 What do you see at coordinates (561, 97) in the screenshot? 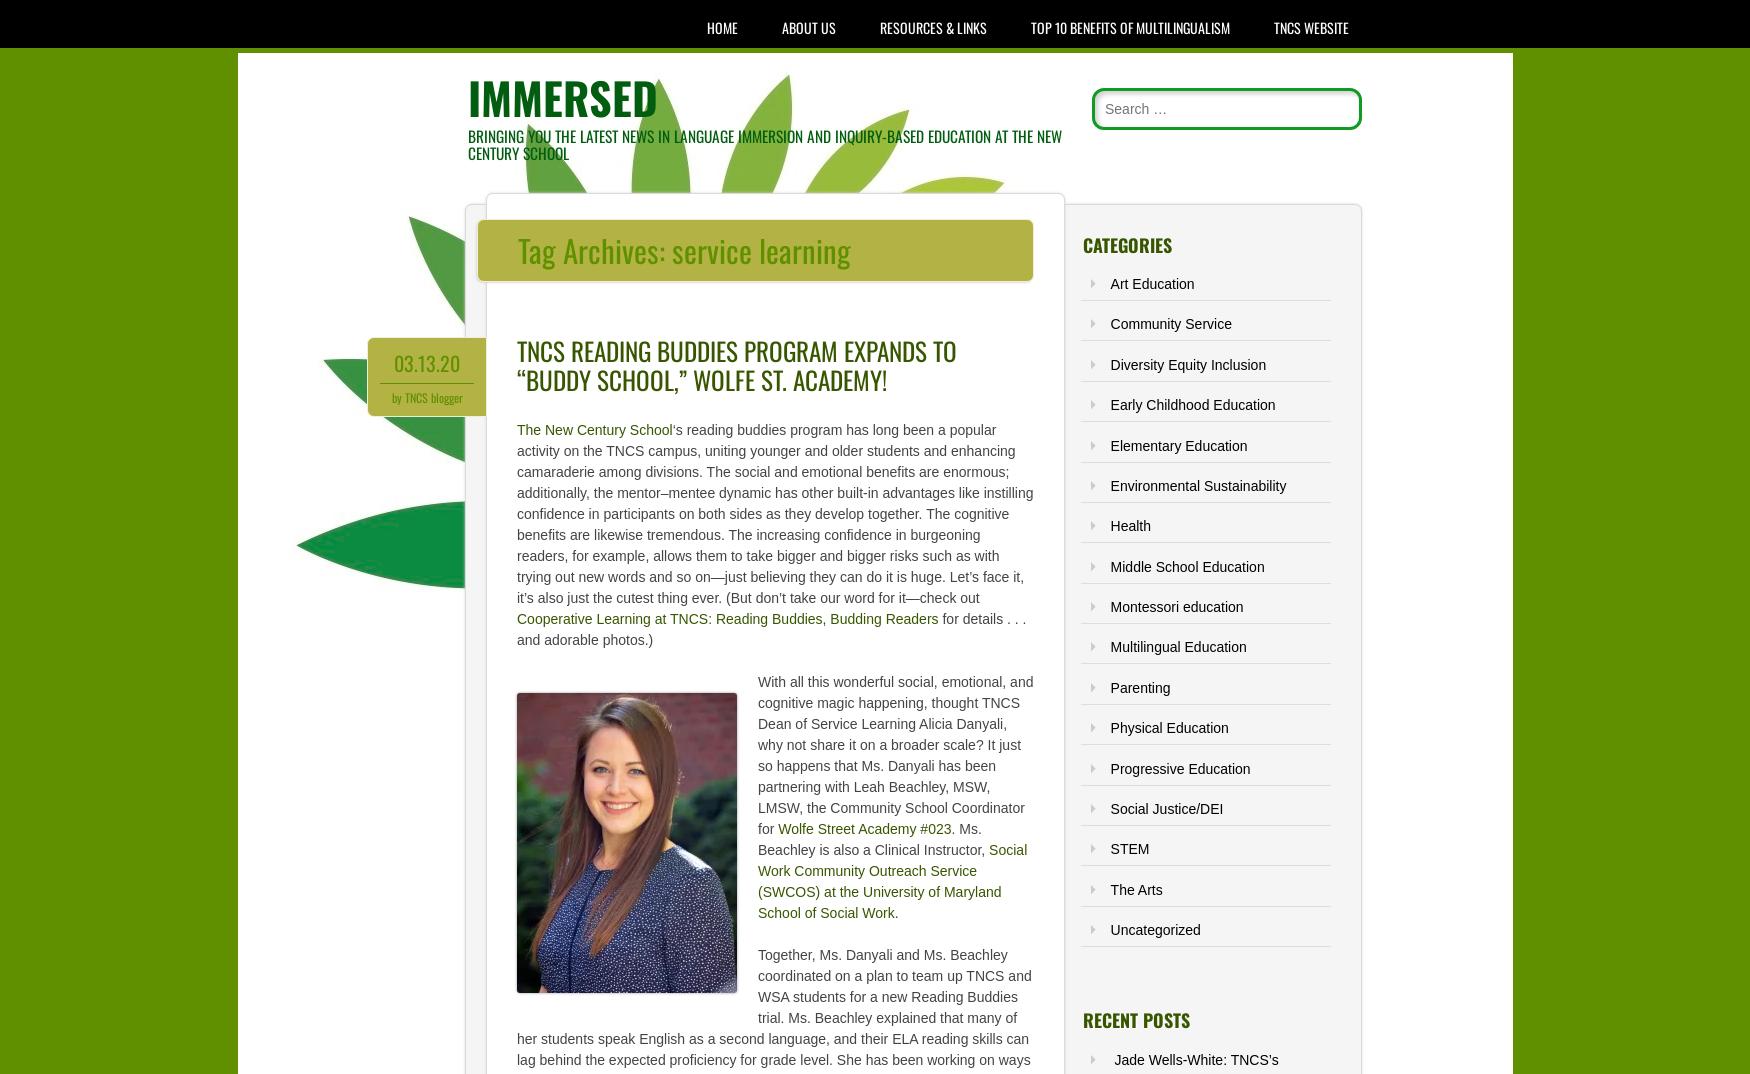
I see `'Immersed'` at bounding box center [561, 97].